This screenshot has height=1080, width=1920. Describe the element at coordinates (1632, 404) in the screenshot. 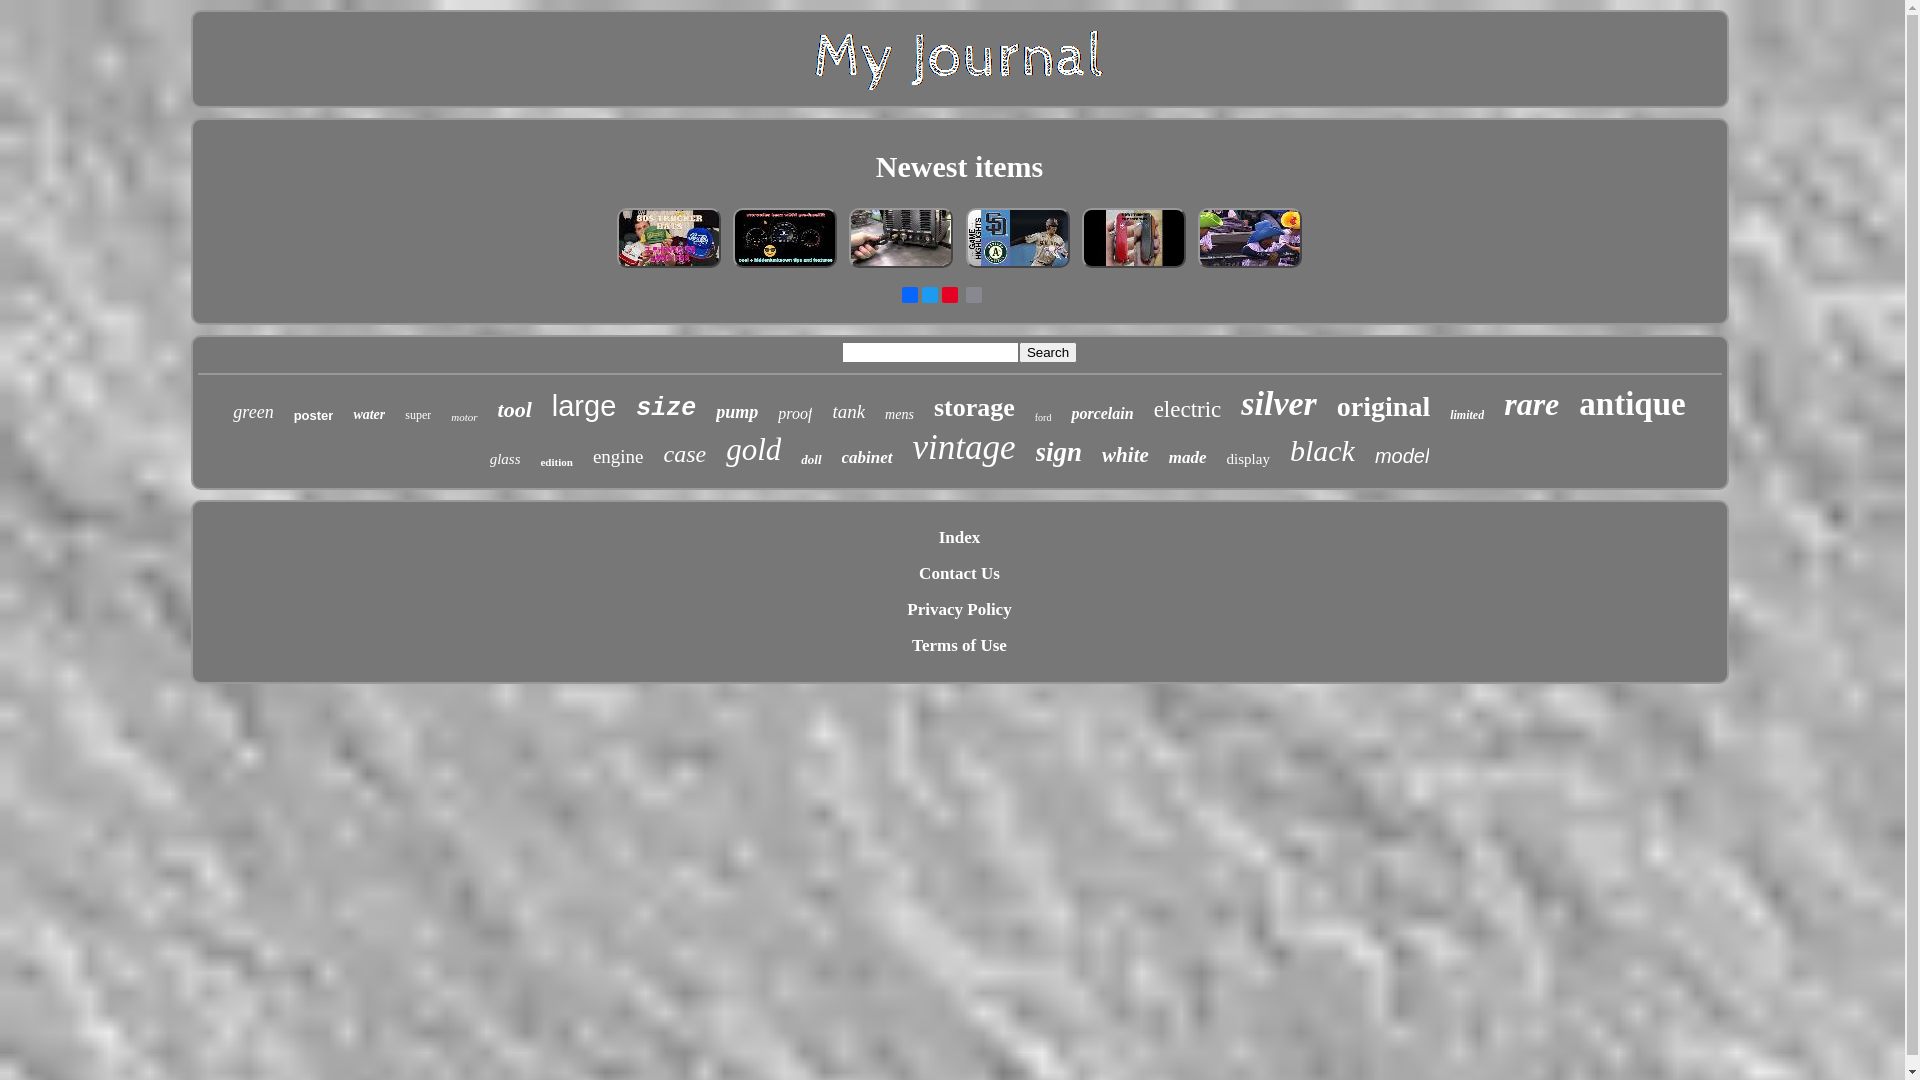

I see `'antique'` at that location.